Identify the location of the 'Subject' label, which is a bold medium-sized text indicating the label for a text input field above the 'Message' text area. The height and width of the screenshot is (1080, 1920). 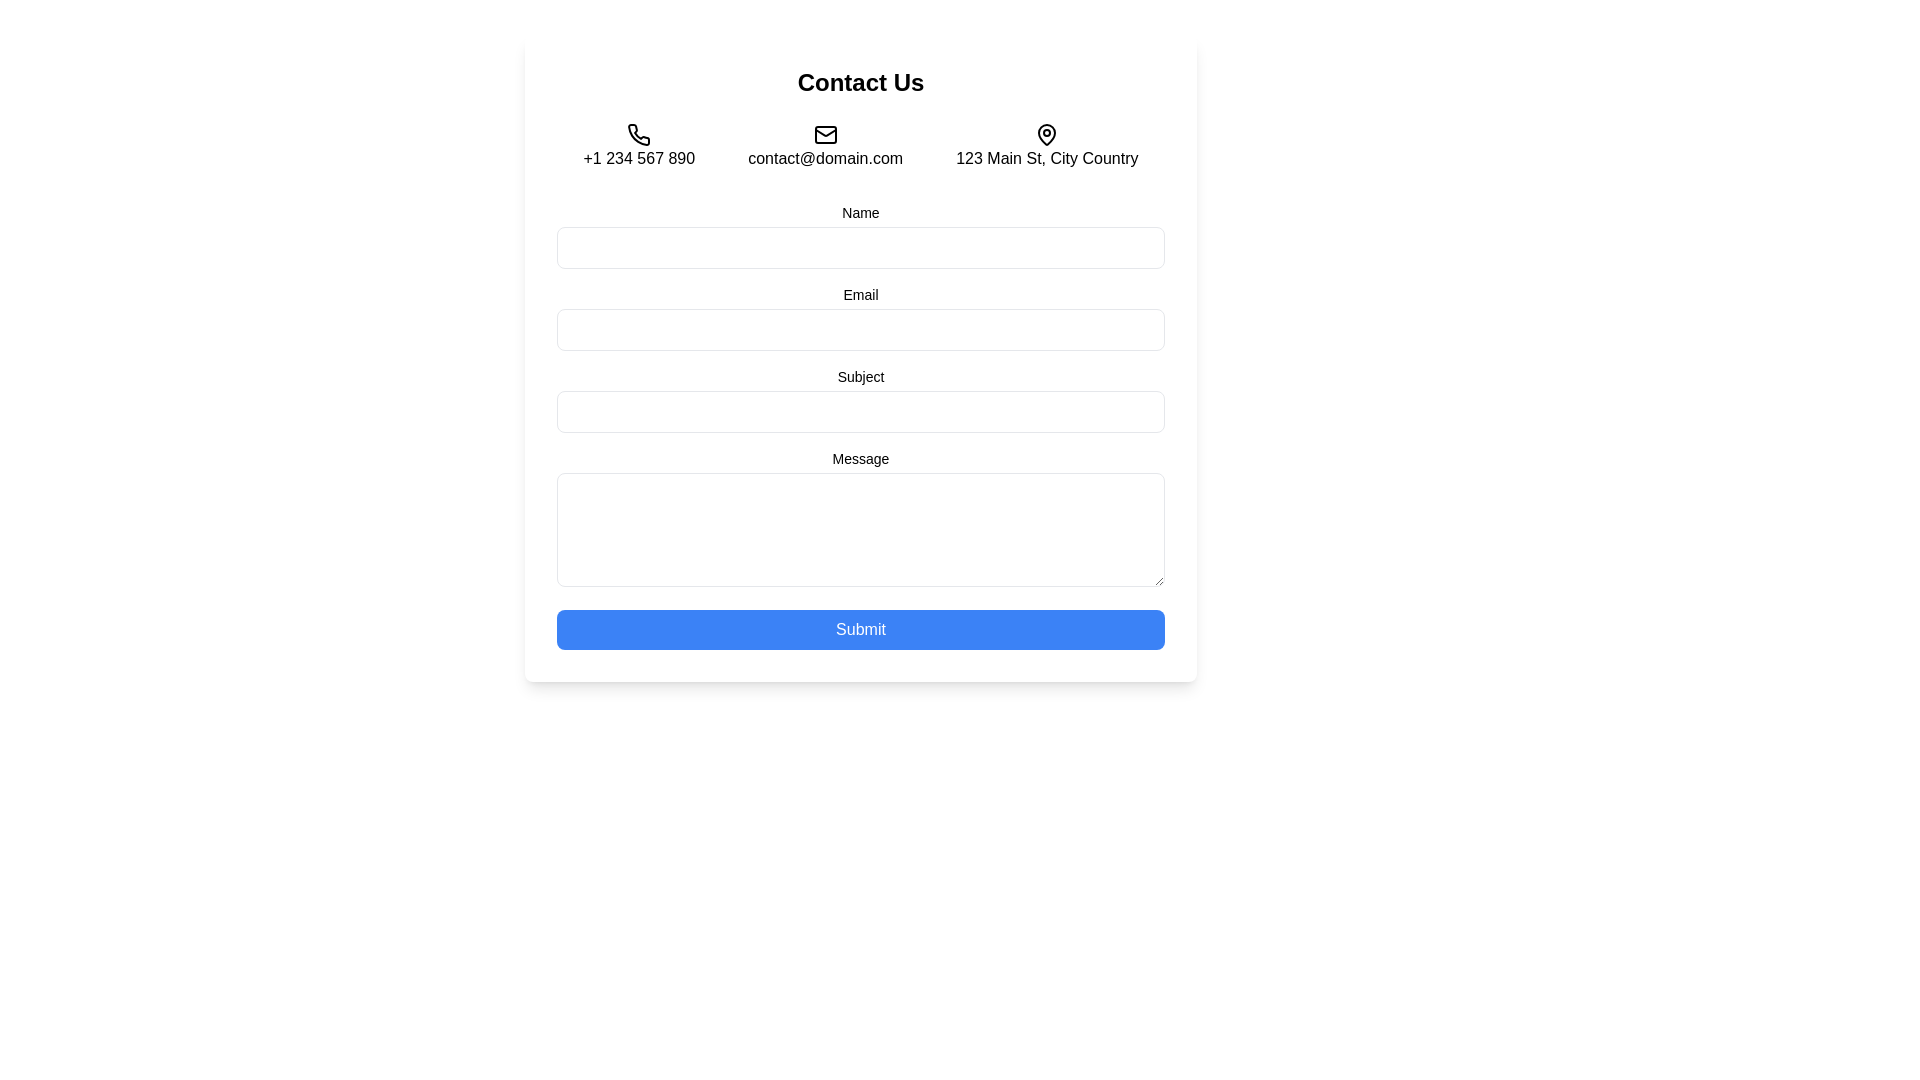
(860, 377).